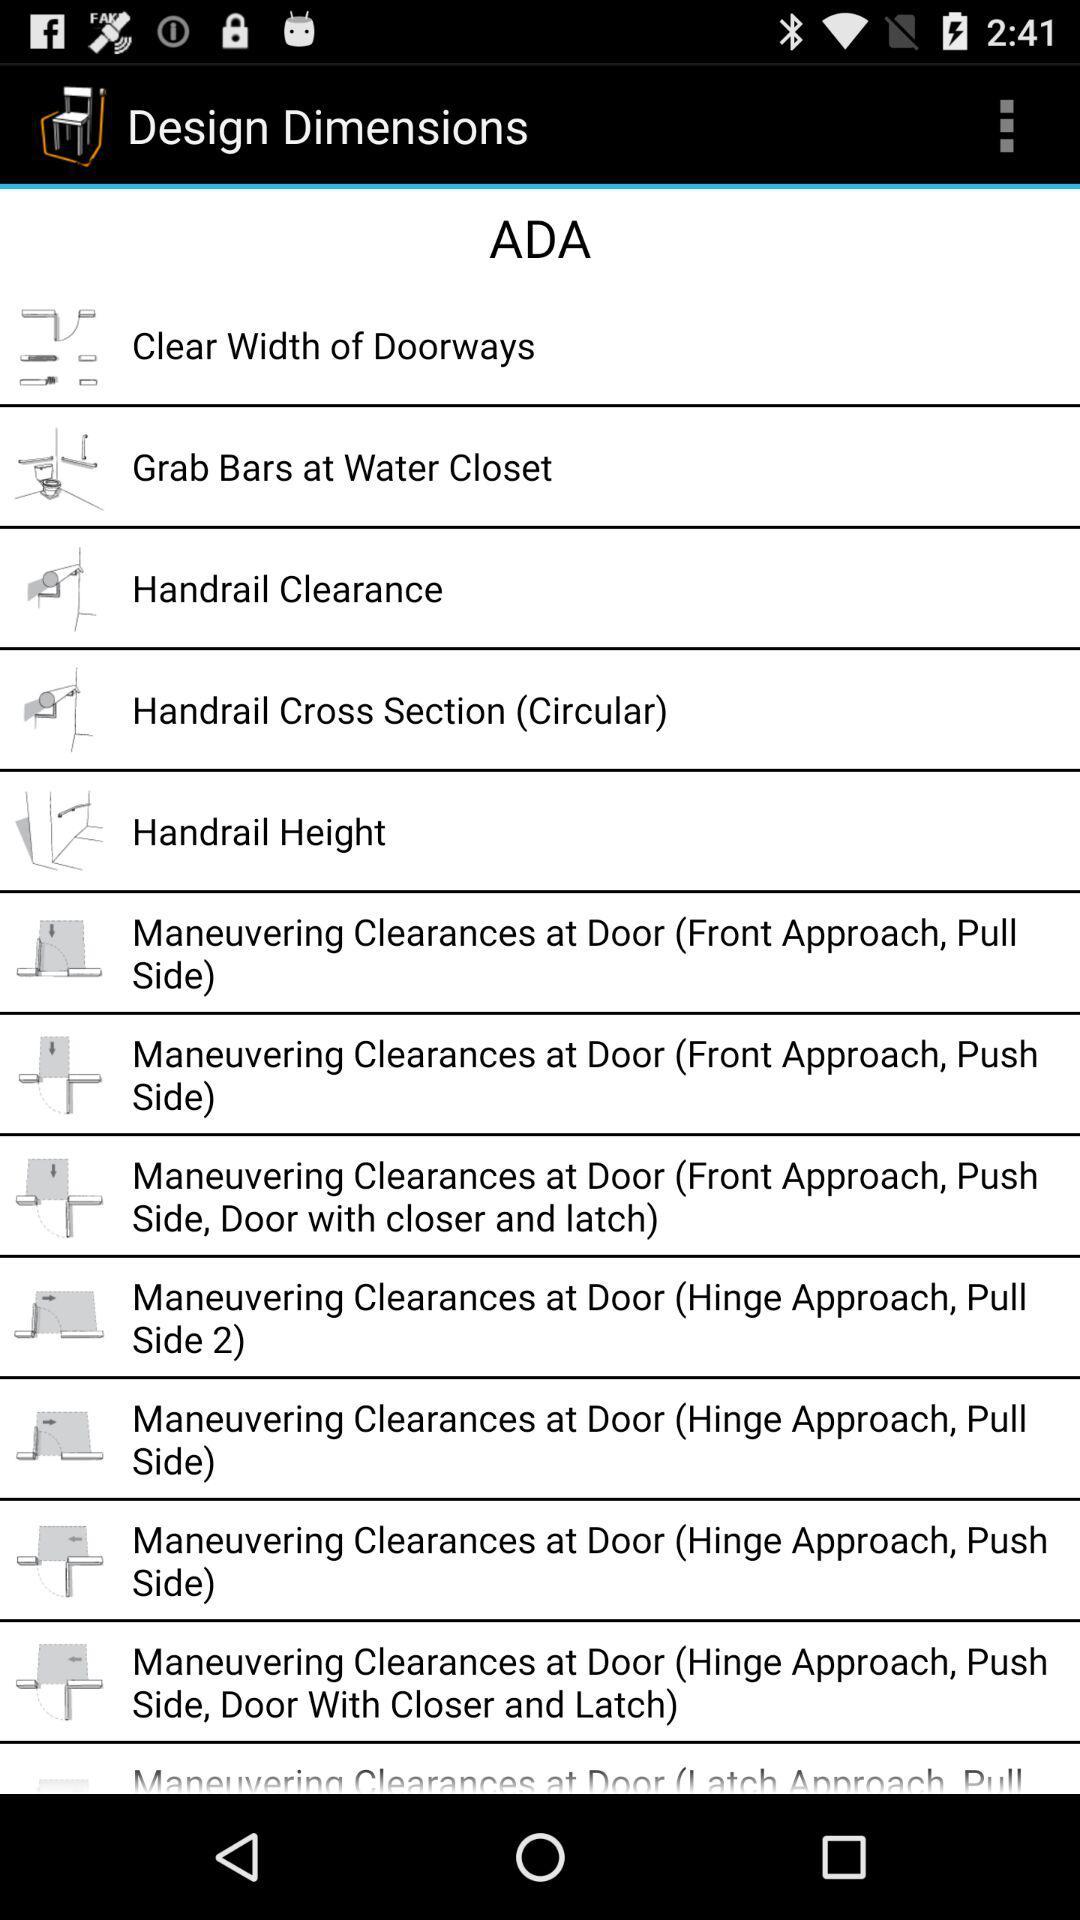 The image size is (1080, 1920). What do you see at coordinates (598, 345) in the screenshot?
I see `clear width of` at bounding box center [598, 345].